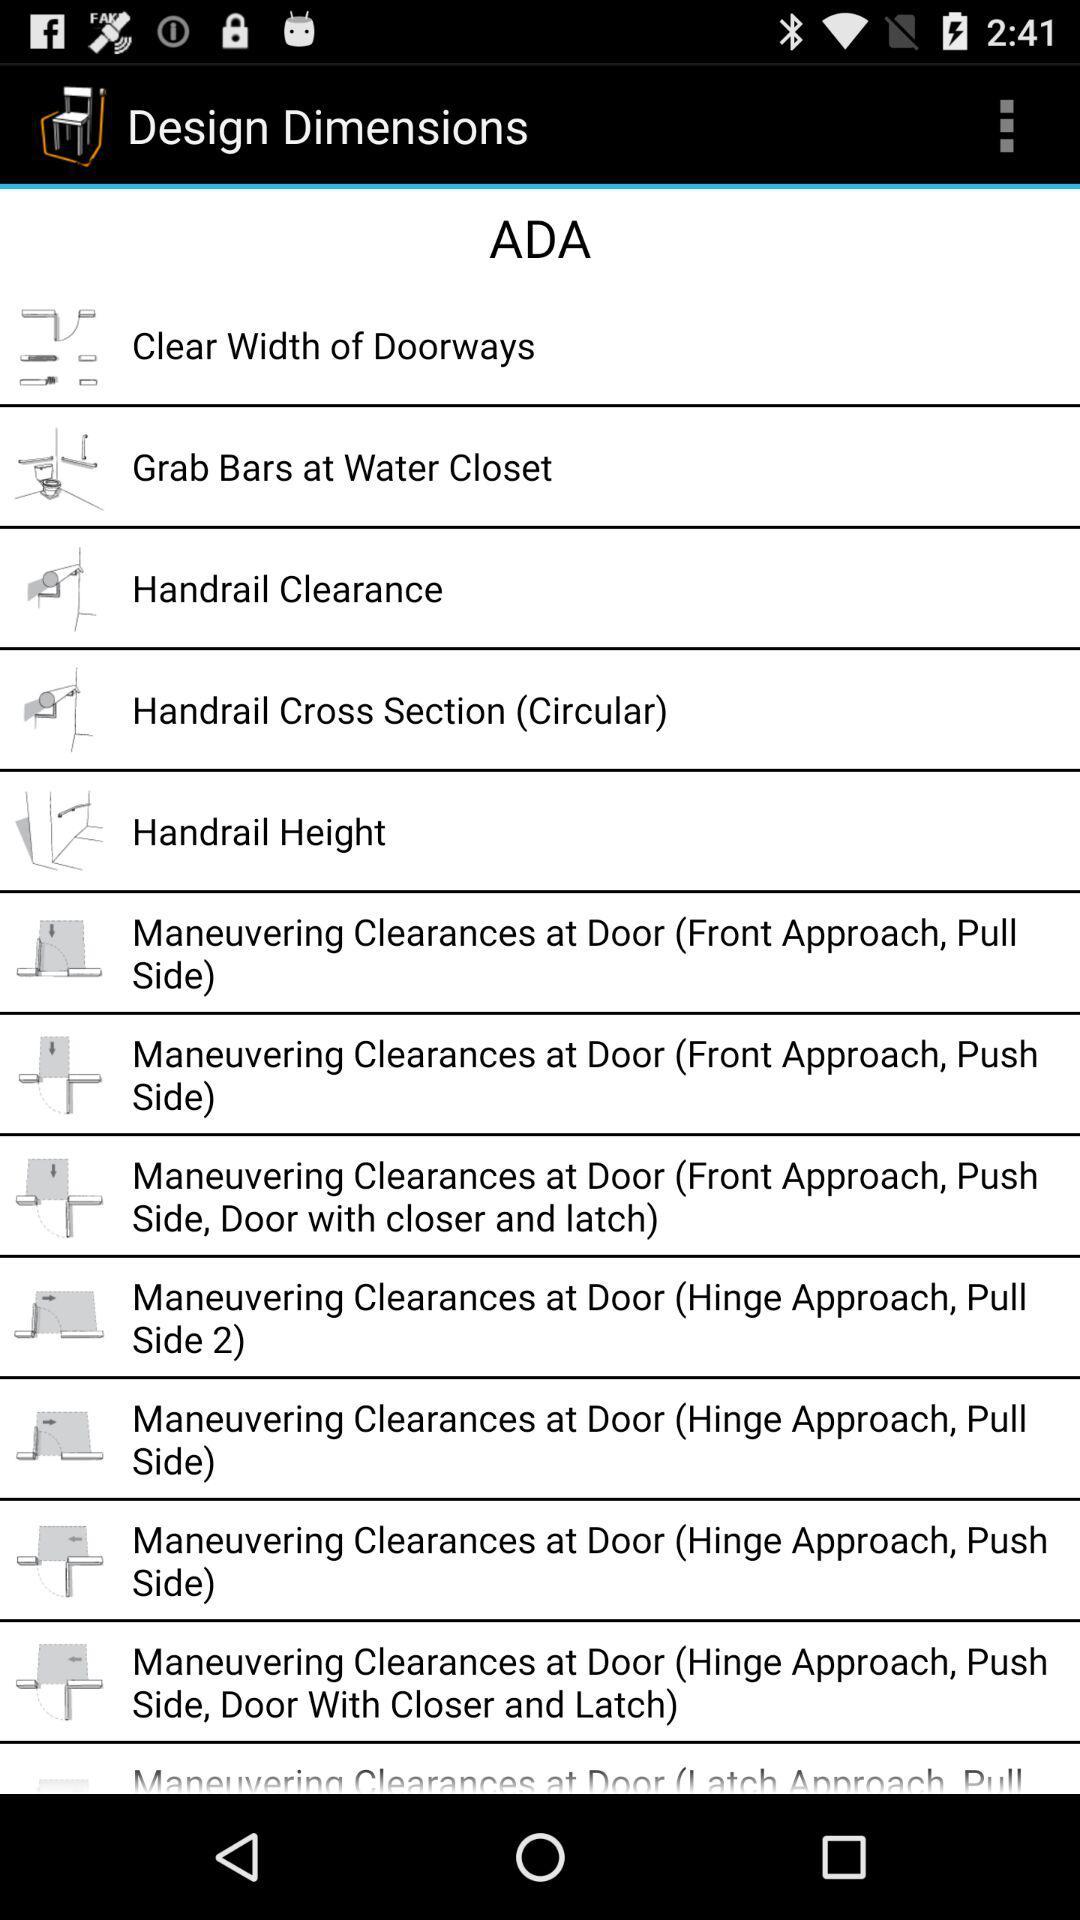 The image size is (1080, 1920). What do you see at coordinates (598, 345) in the screenshot?
I see `clear width of` at bounding box center [598, 345].